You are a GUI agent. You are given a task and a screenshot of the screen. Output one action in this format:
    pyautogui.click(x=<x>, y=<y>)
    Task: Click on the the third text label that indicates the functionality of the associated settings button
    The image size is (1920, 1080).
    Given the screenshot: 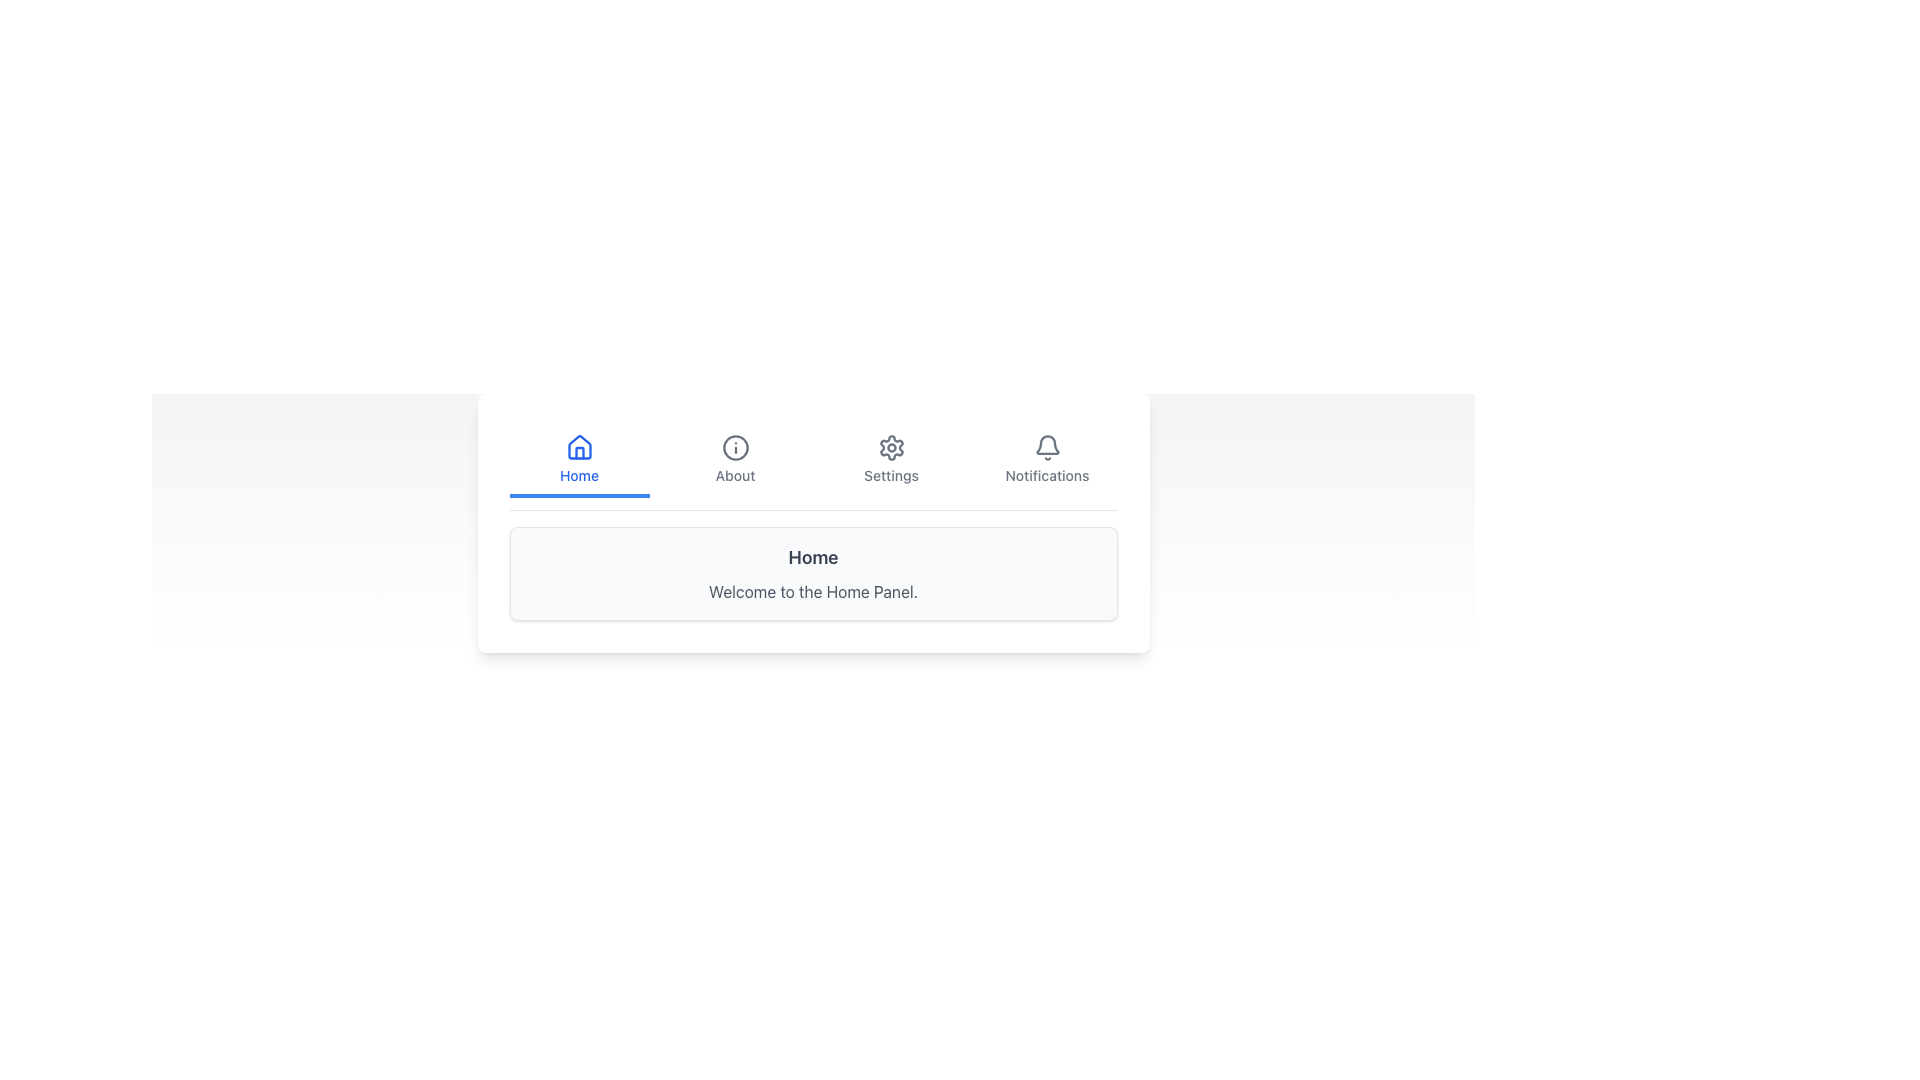 What is the action you would take?
    pyautogui.click(x=890, y=475)
    